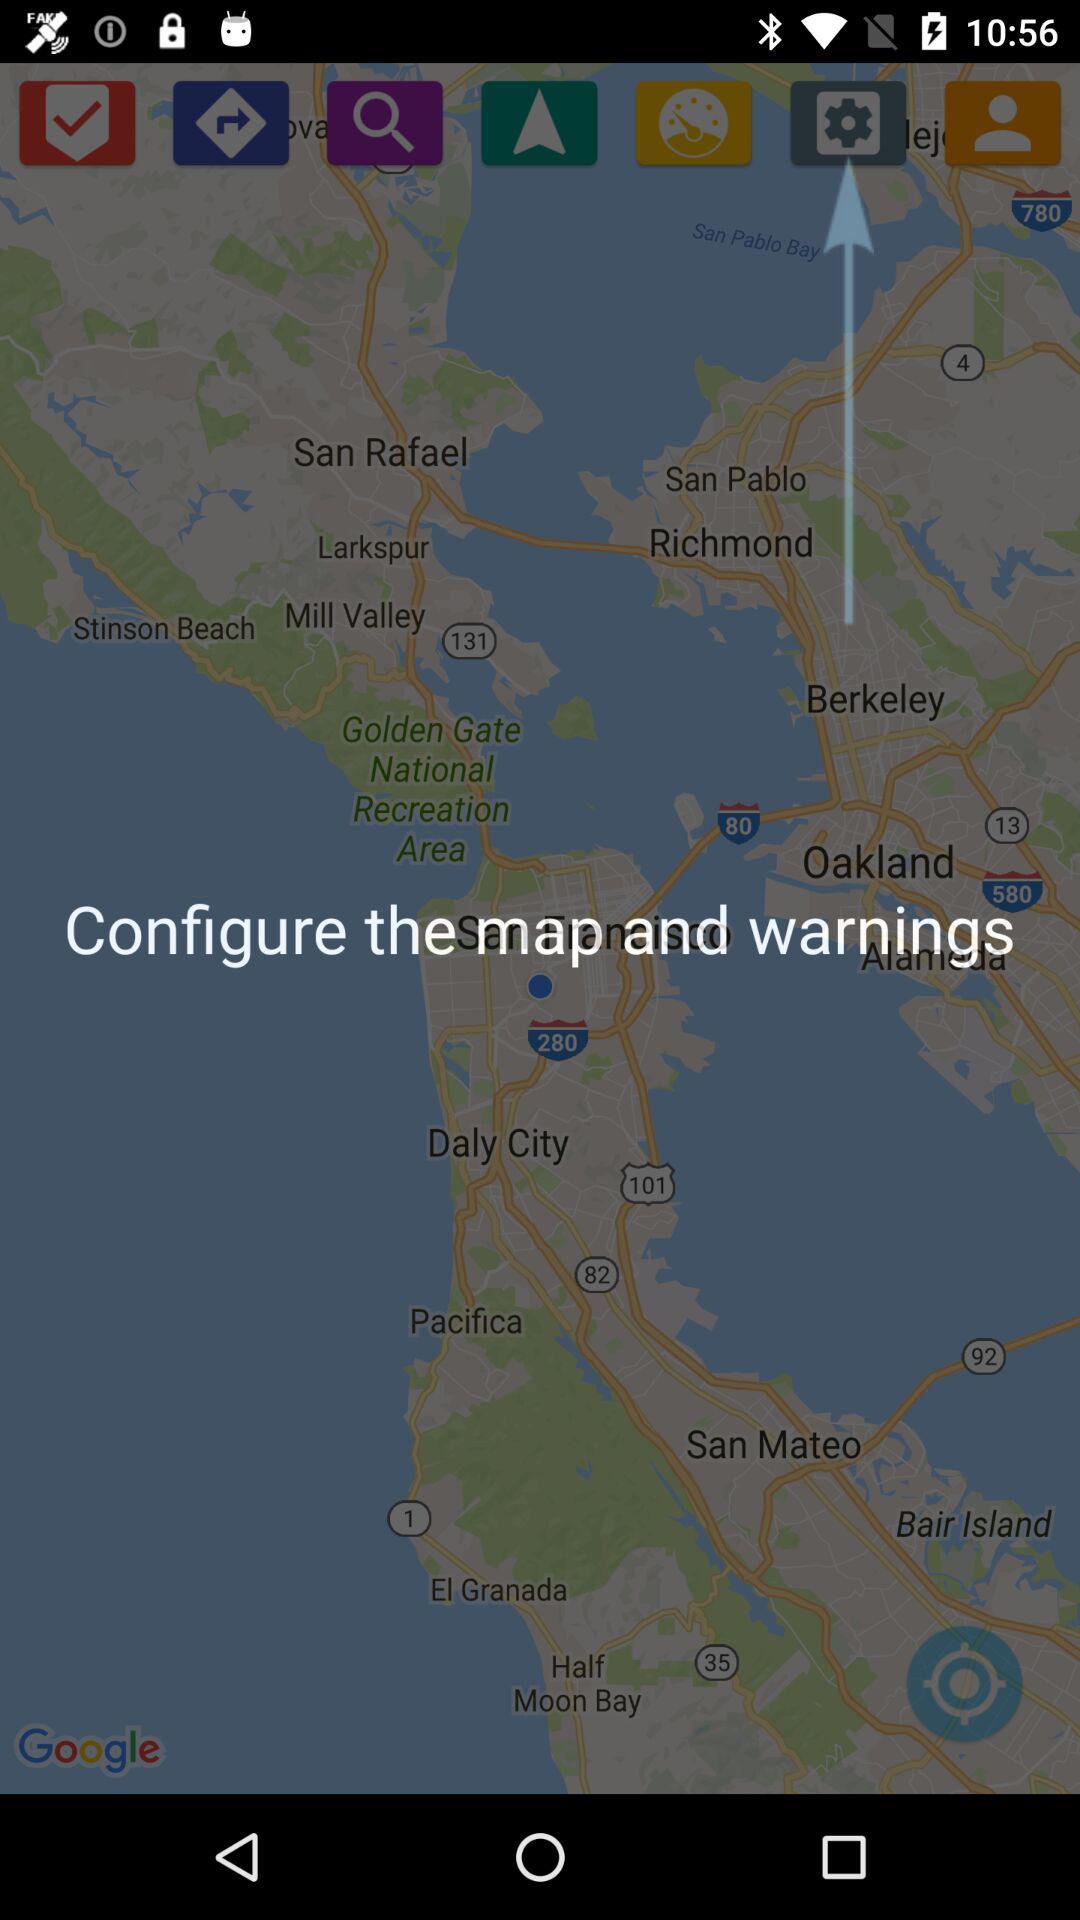  What do you see at coordinates (692, 121) in the screenshot?
I see `the item above configure the map` at bounding box center [692, 121].